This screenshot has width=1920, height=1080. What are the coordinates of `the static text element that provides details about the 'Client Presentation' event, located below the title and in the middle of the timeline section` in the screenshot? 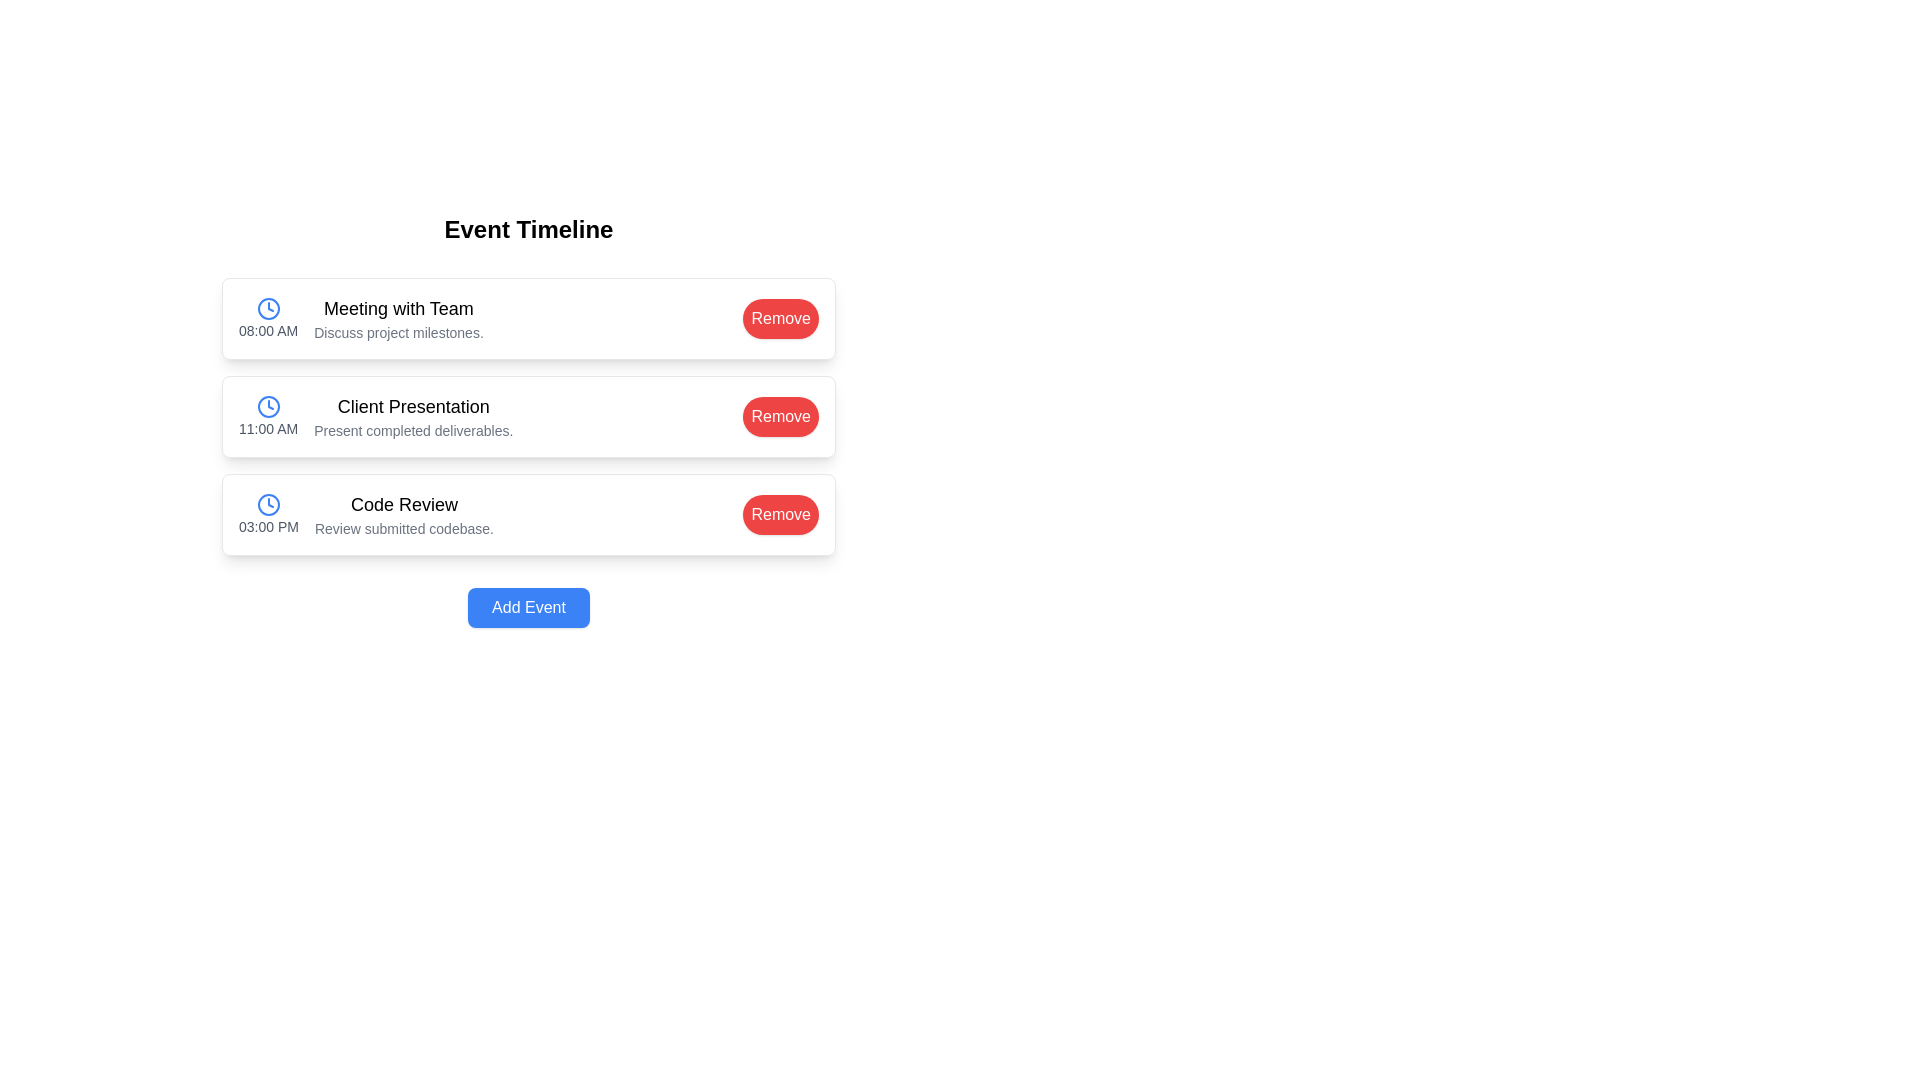 It's located at (412, 430).